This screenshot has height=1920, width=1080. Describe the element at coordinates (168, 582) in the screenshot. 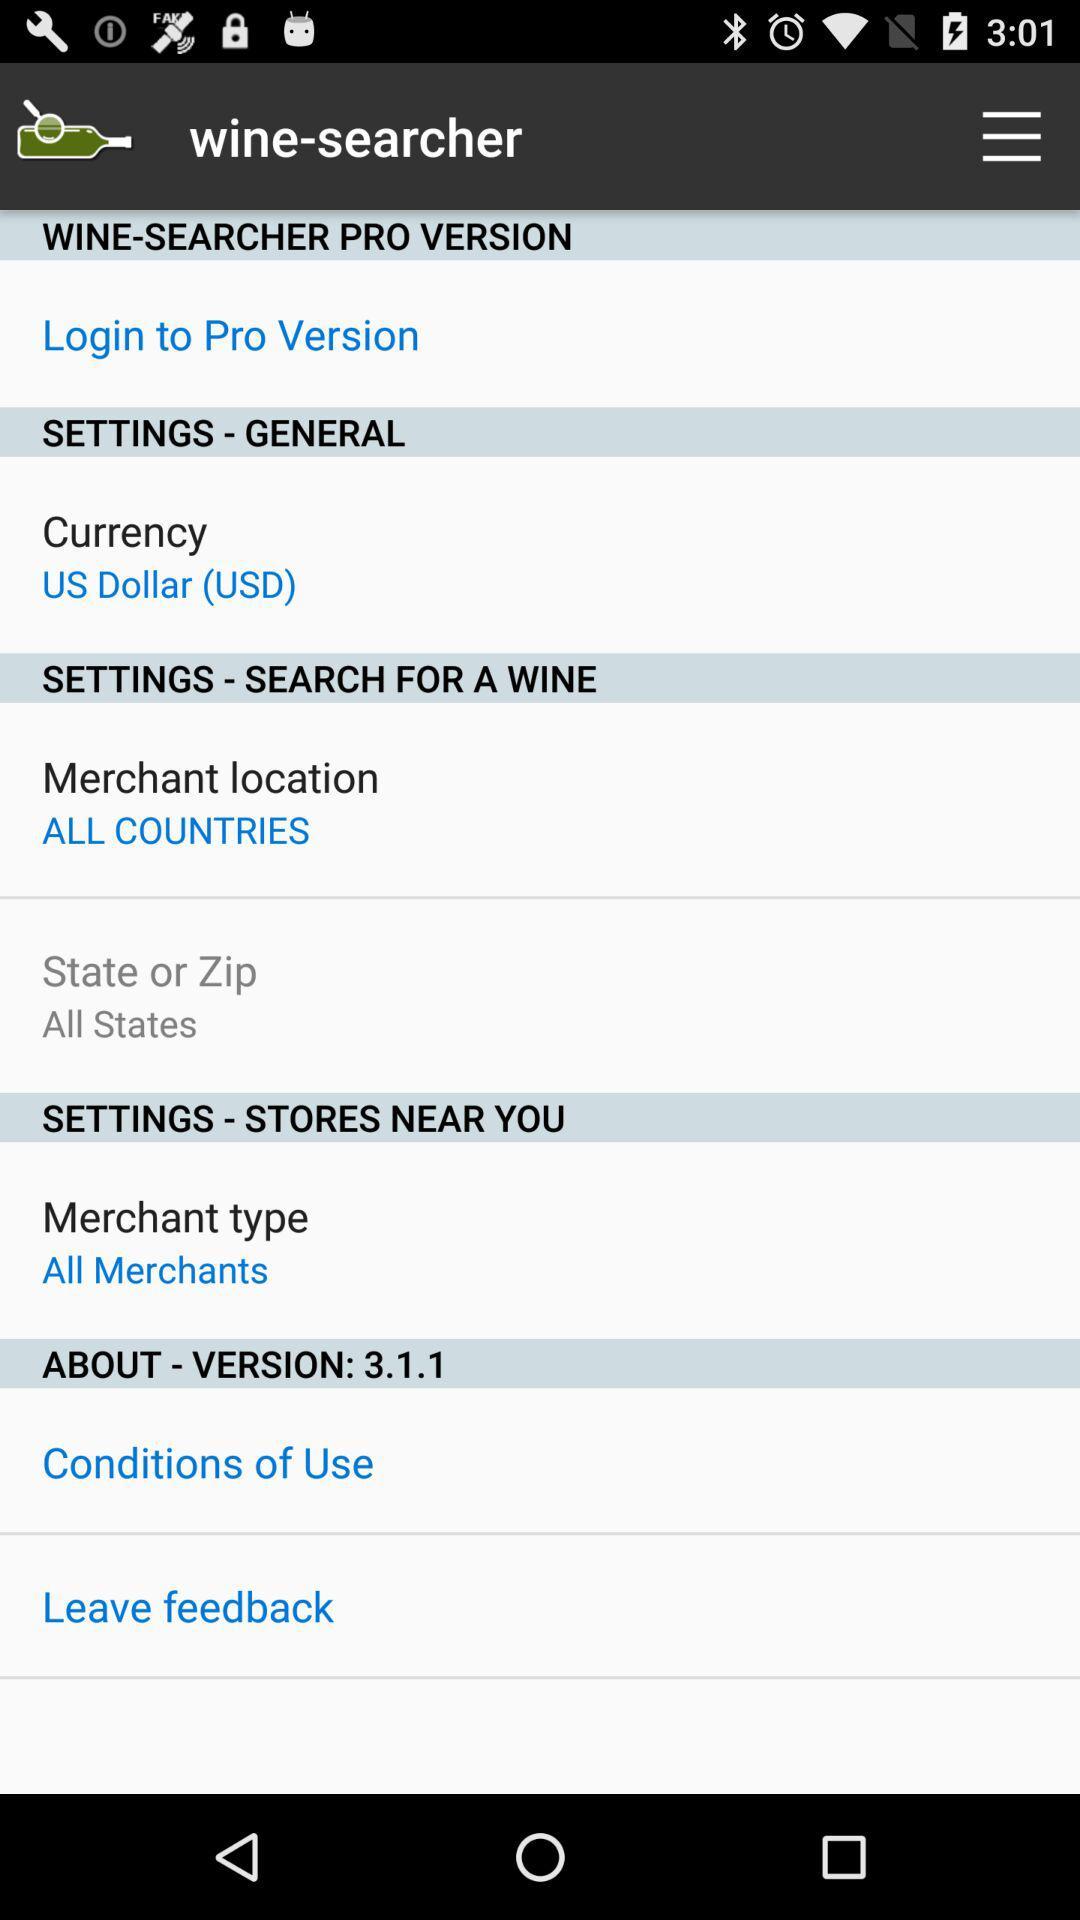

I see `the us dollar (usd) item` at that location.